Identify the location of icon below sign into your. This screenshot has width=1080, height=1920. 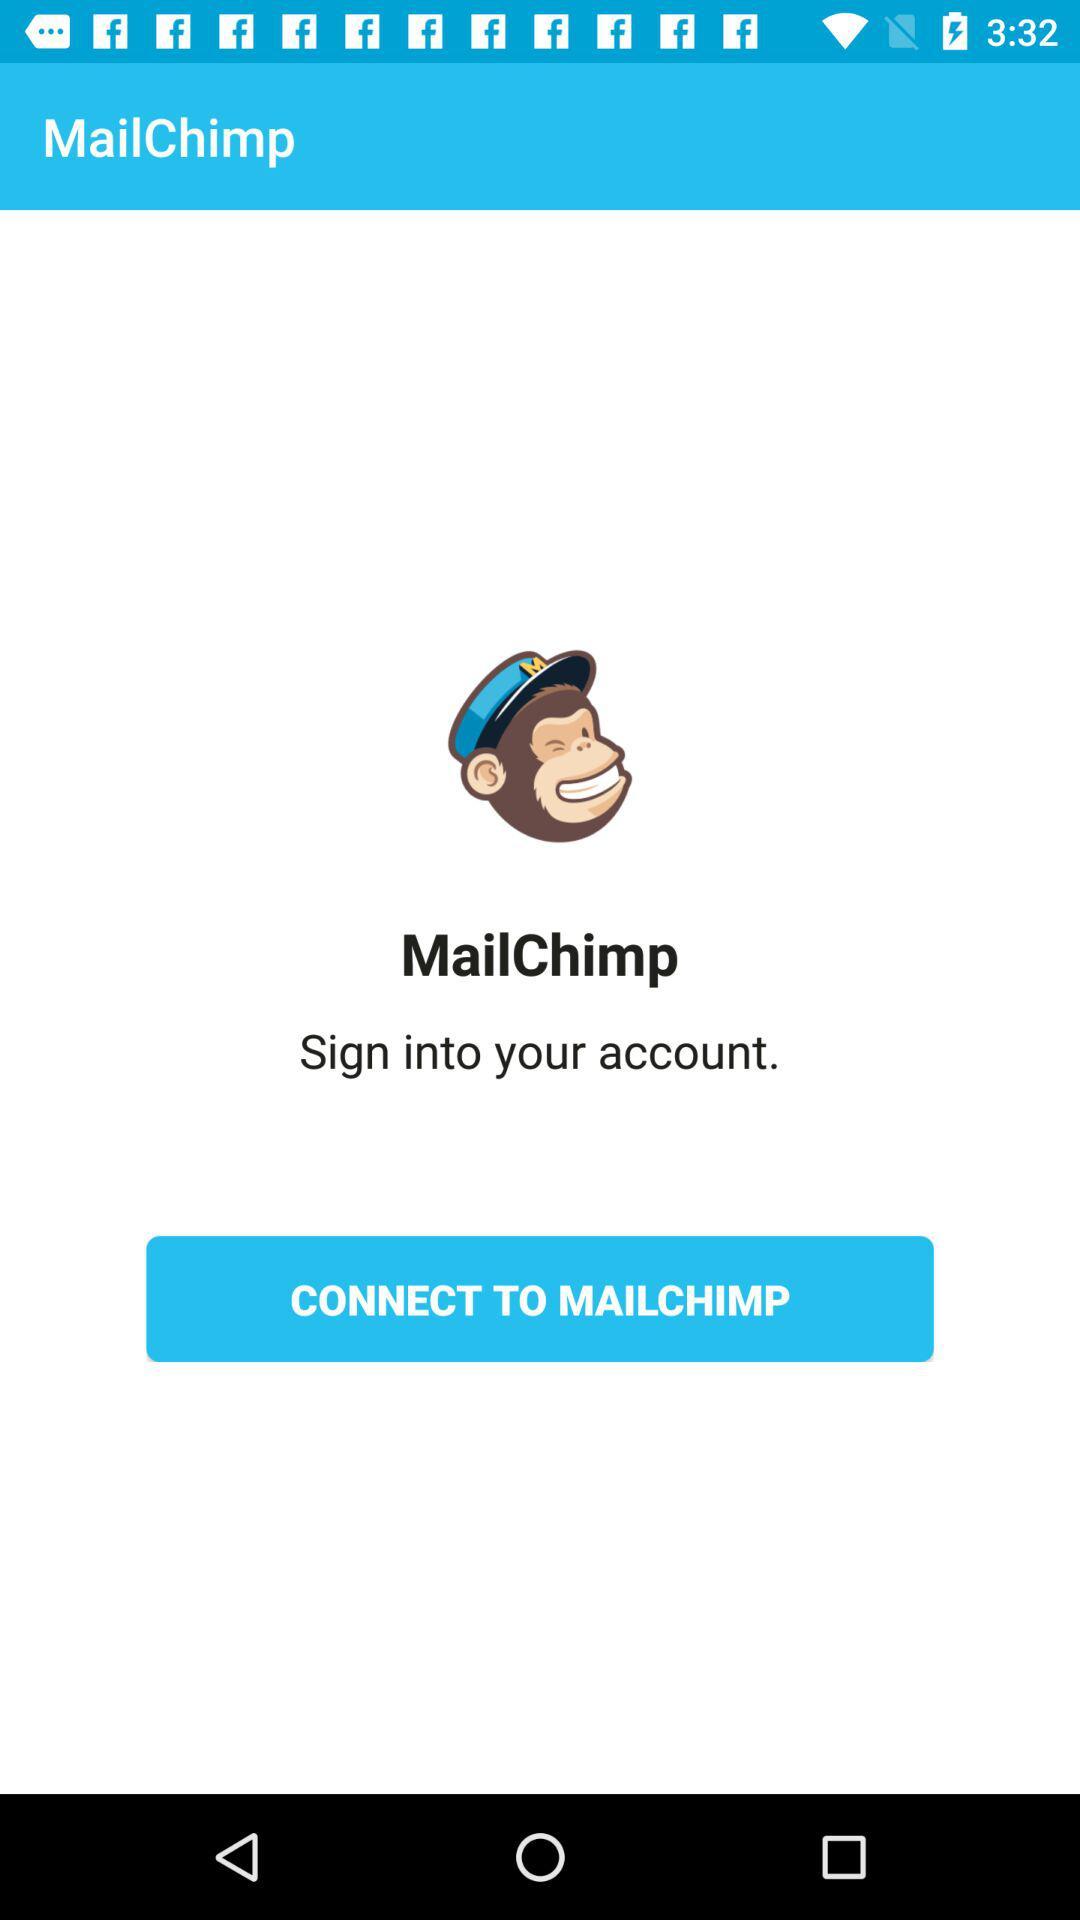
(540, 1299).